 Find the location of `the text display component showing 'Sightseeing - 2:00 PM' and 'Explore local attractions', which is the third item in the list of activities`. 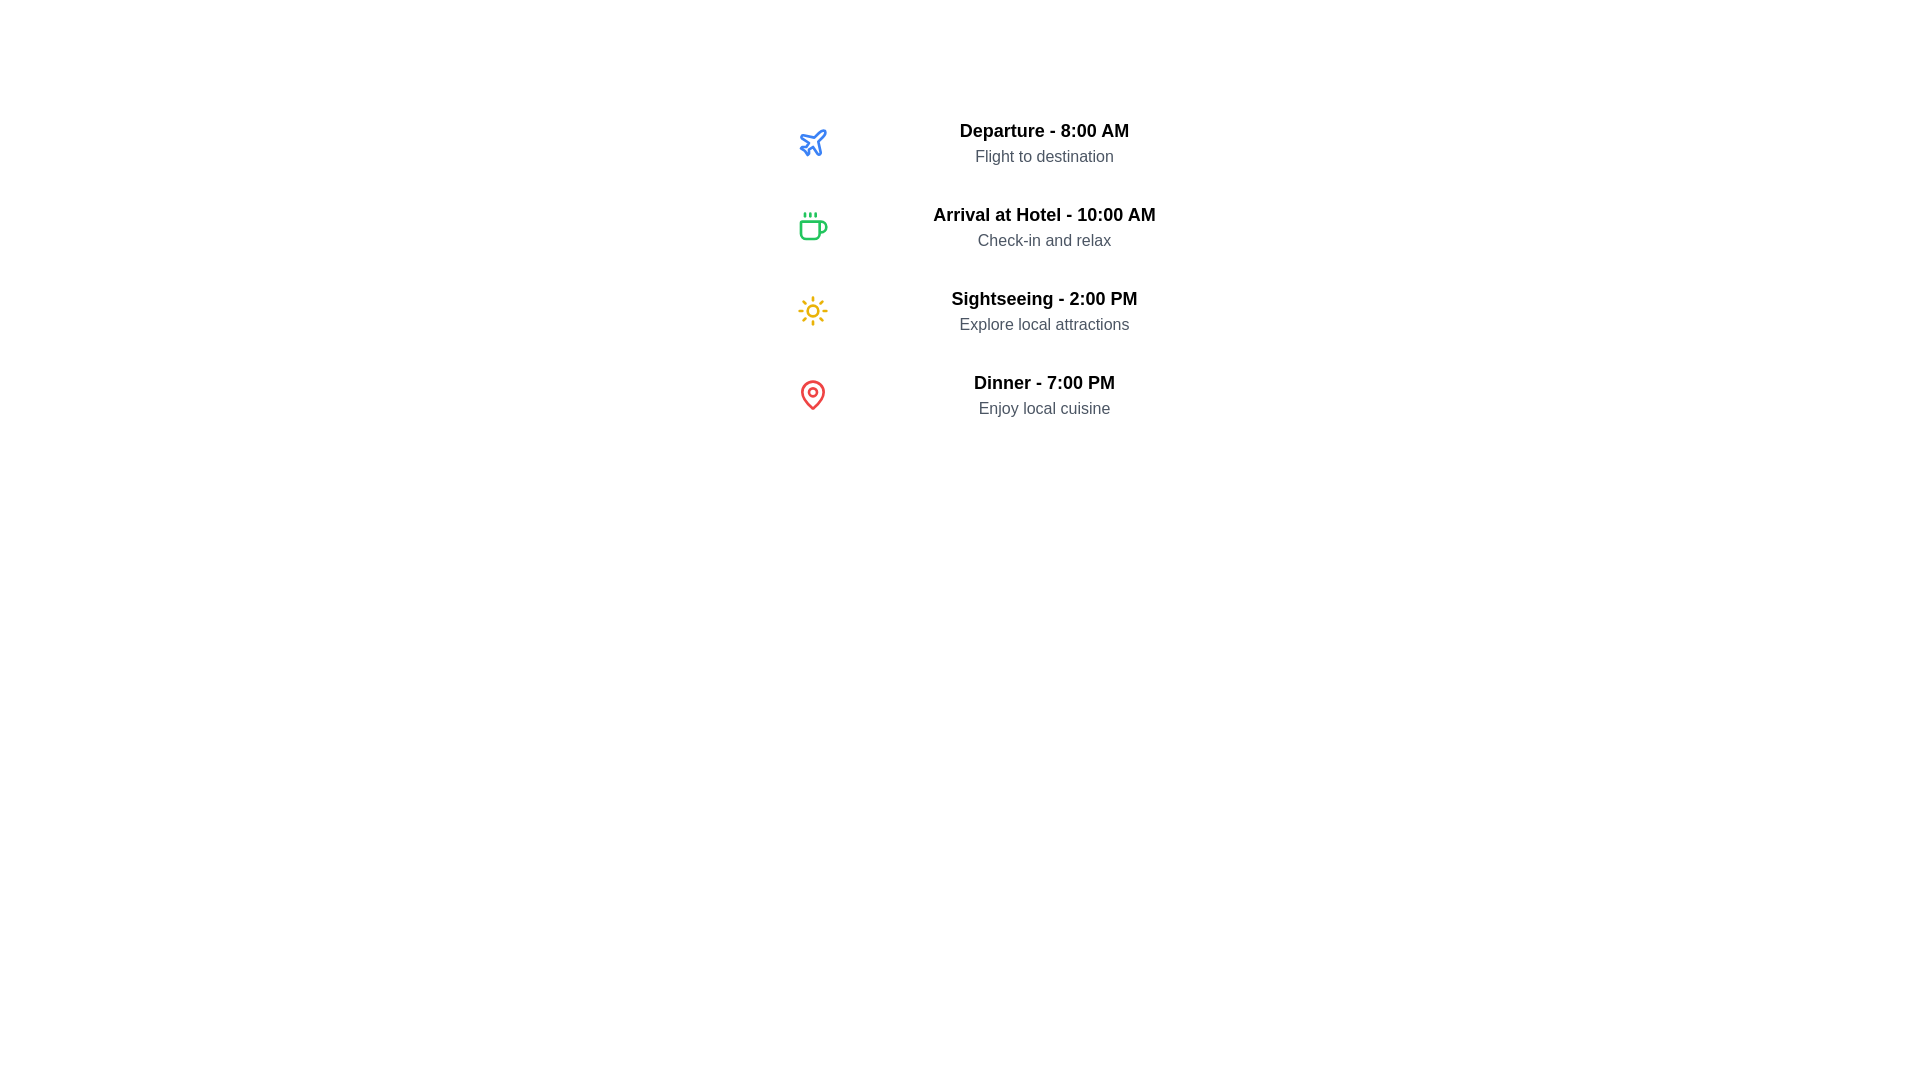

the text display component showing 'Sightseeing - 2:00 PM' and 'Explore local attractions', which is the third item in the list of activities is located at coordinates (1043, 311).